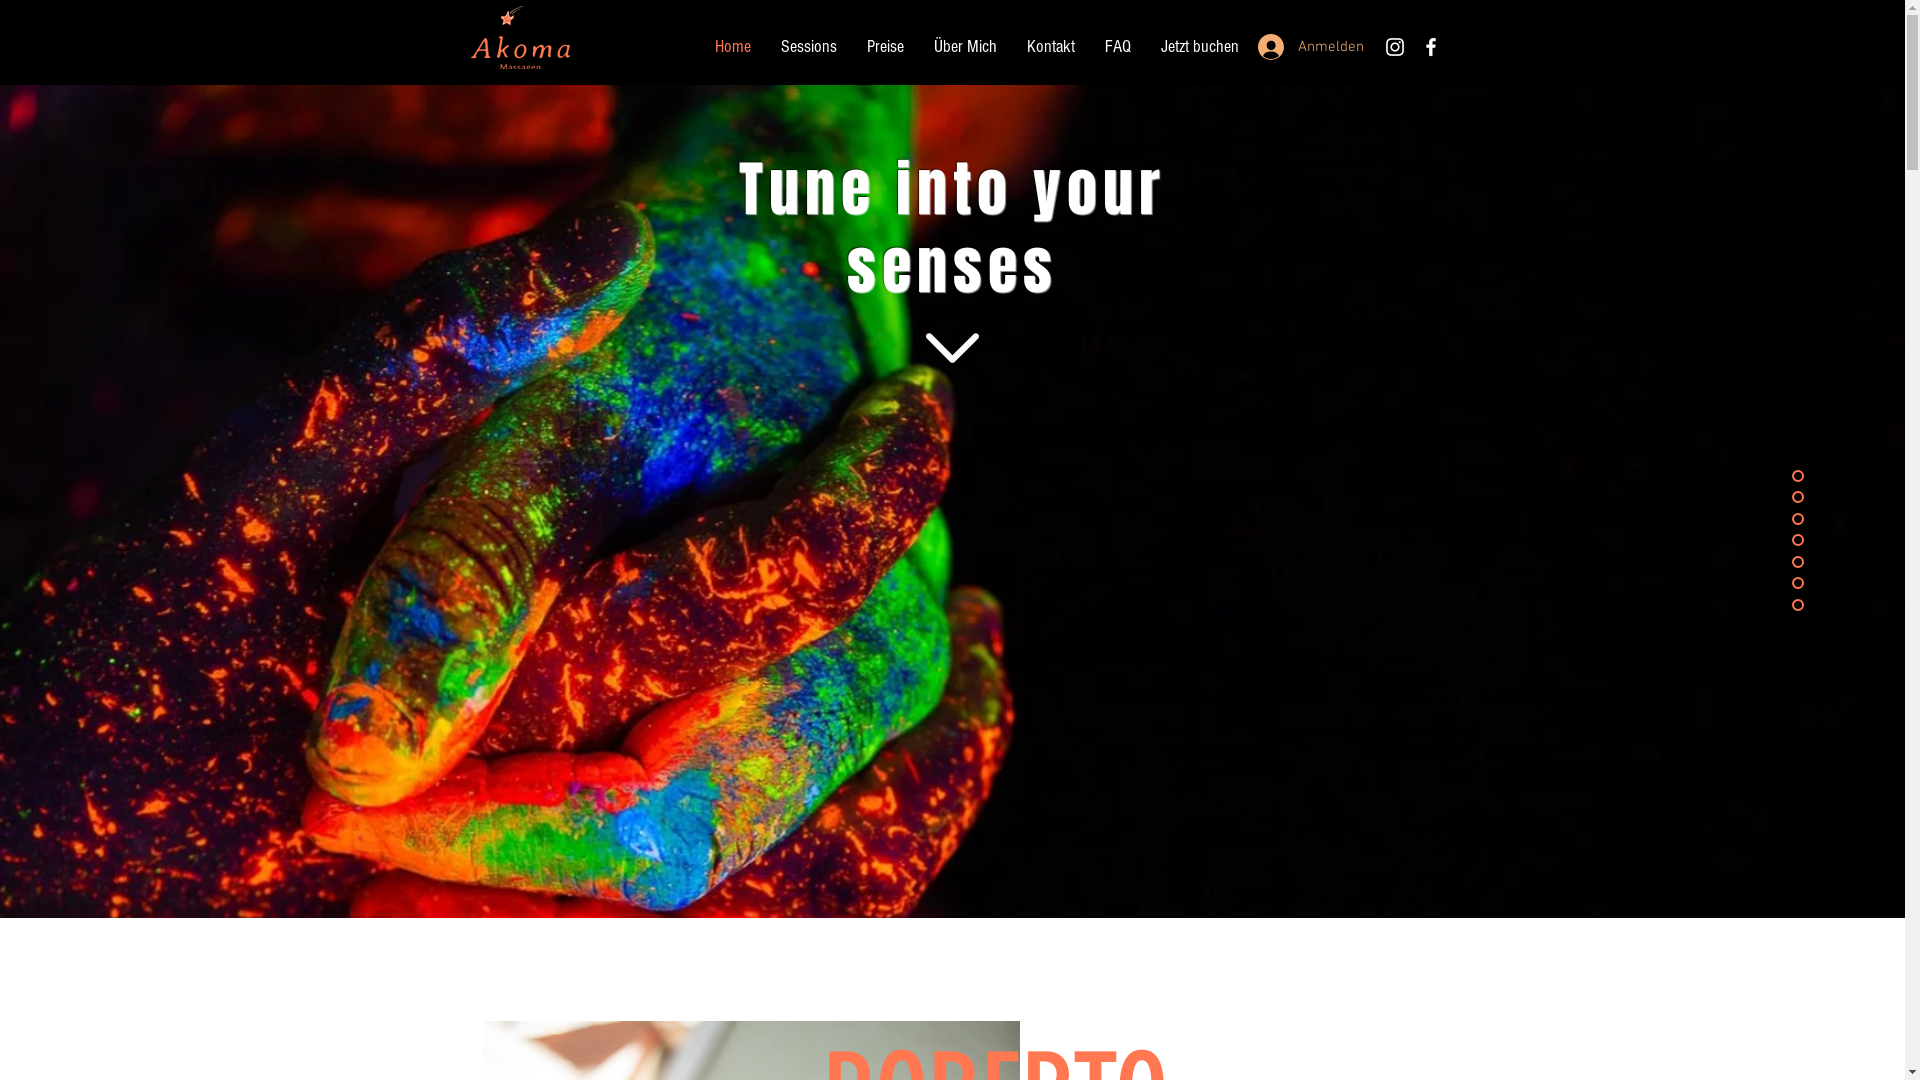 The width and height of the screenshot is (1920, 1080). What do you see at coordinates (765, 45) in the screenshot?
I see `'Sessions'` at bounding box center [765, 45].